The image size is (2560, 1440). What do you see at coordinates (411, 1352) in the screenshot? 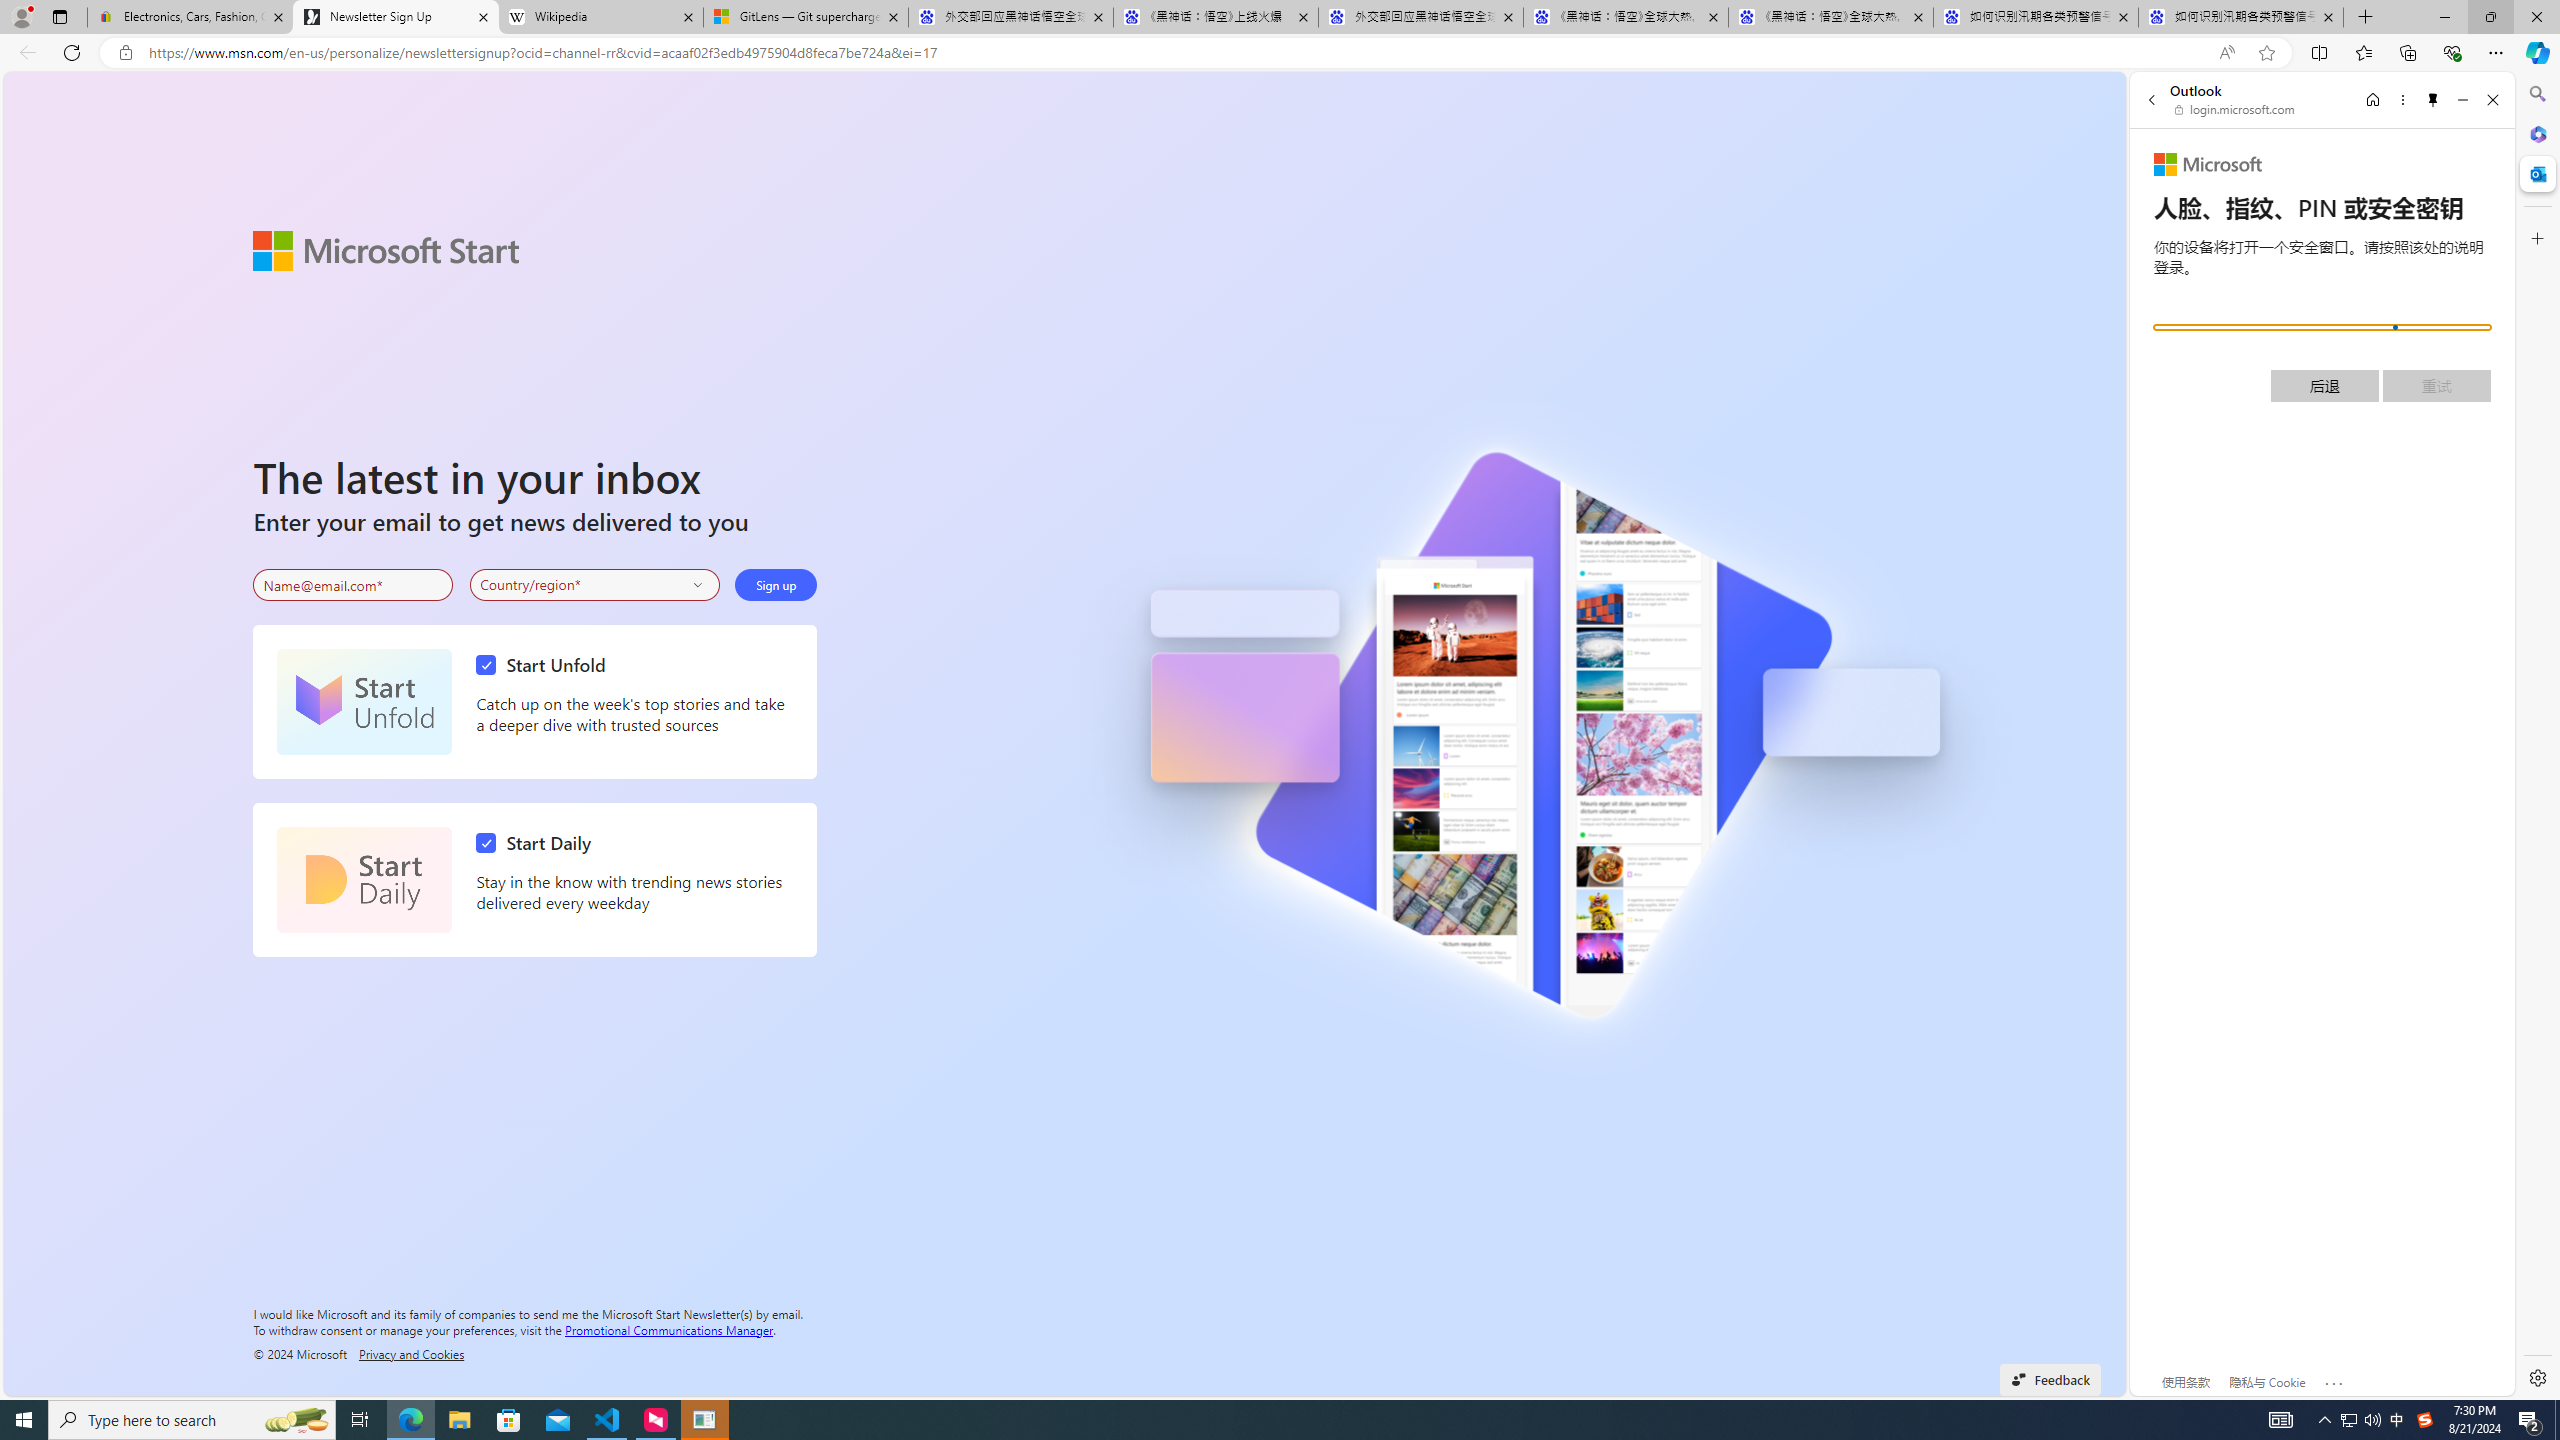
I see `'Privacy and Cookies'` at bounding box center [411, 1352].